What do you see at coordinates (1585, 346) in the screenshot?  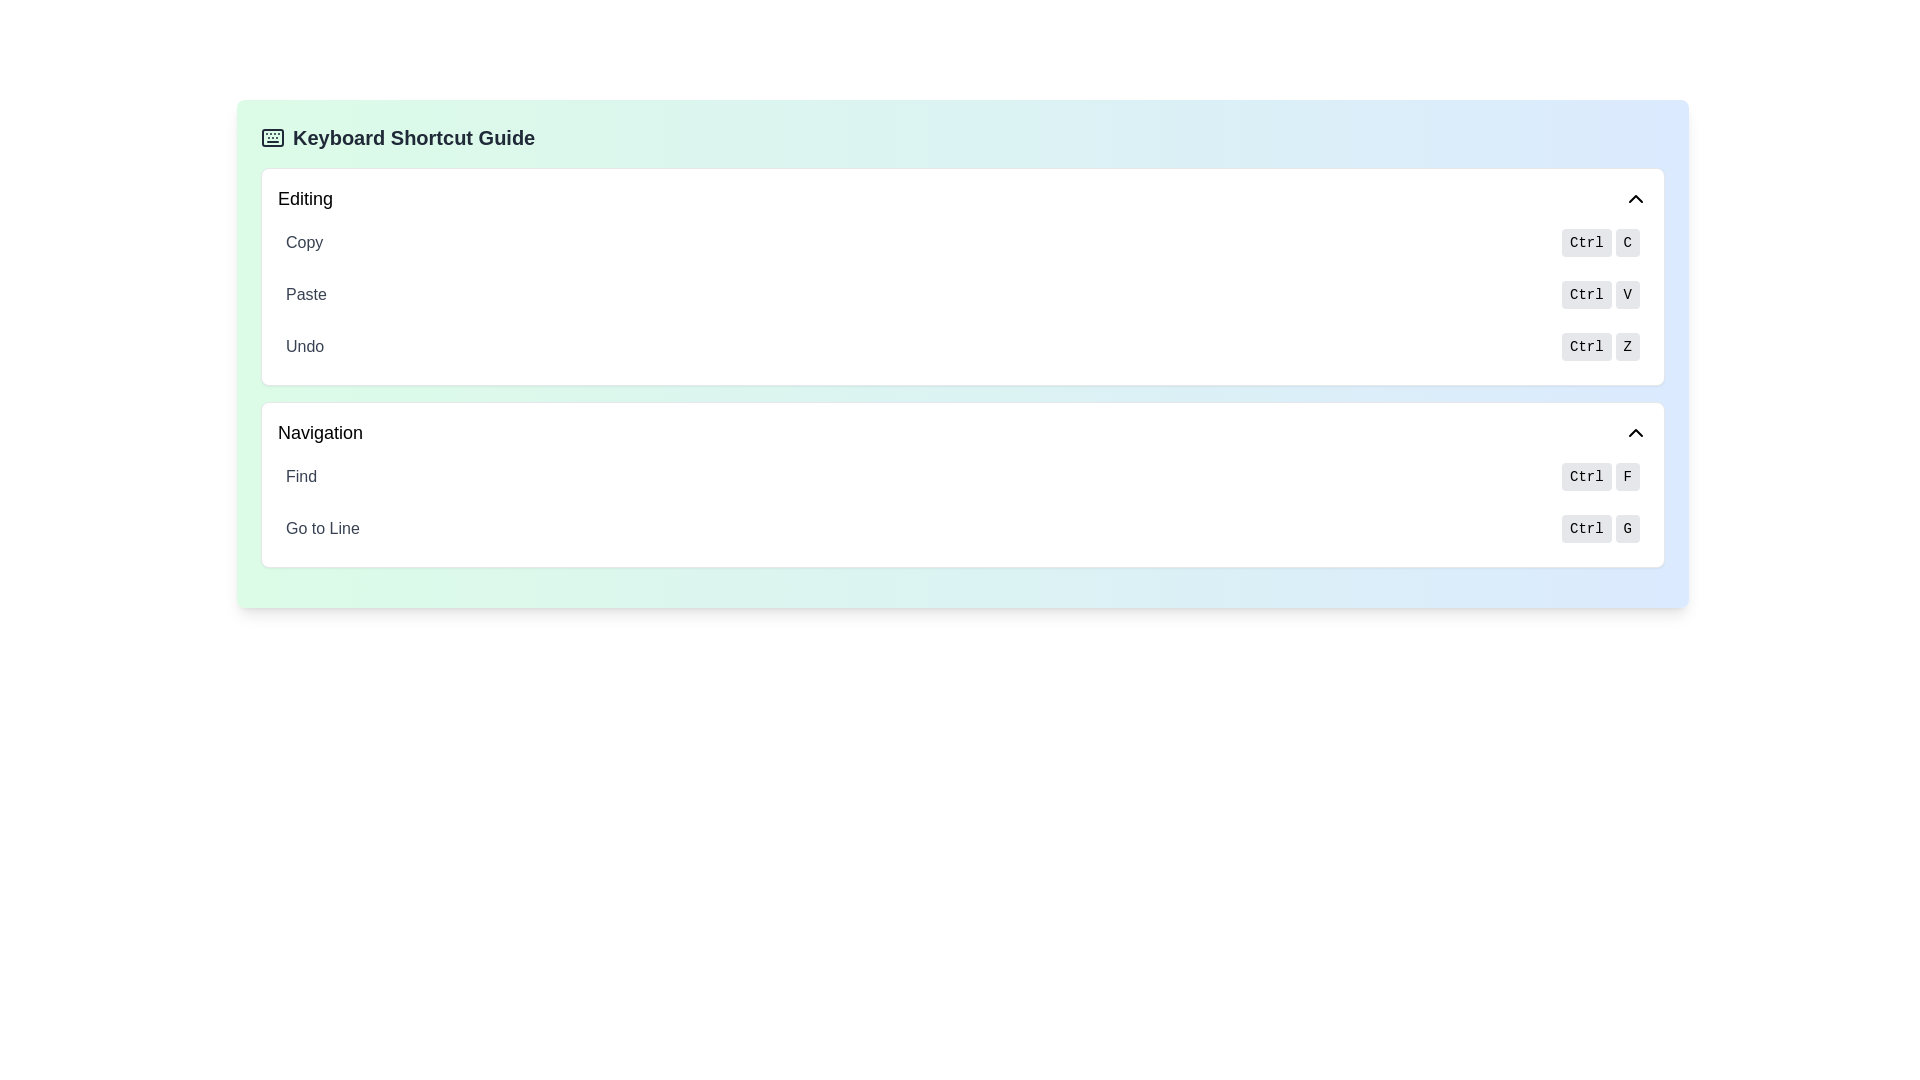 I see `text of the leftmost button in the horizontal group of keyboard shortcut buttons located in the 'Undo' row under the 'Editing' section of the 'Keyboard Shortcut Guide' panel` at bounding box center [1585, 346].